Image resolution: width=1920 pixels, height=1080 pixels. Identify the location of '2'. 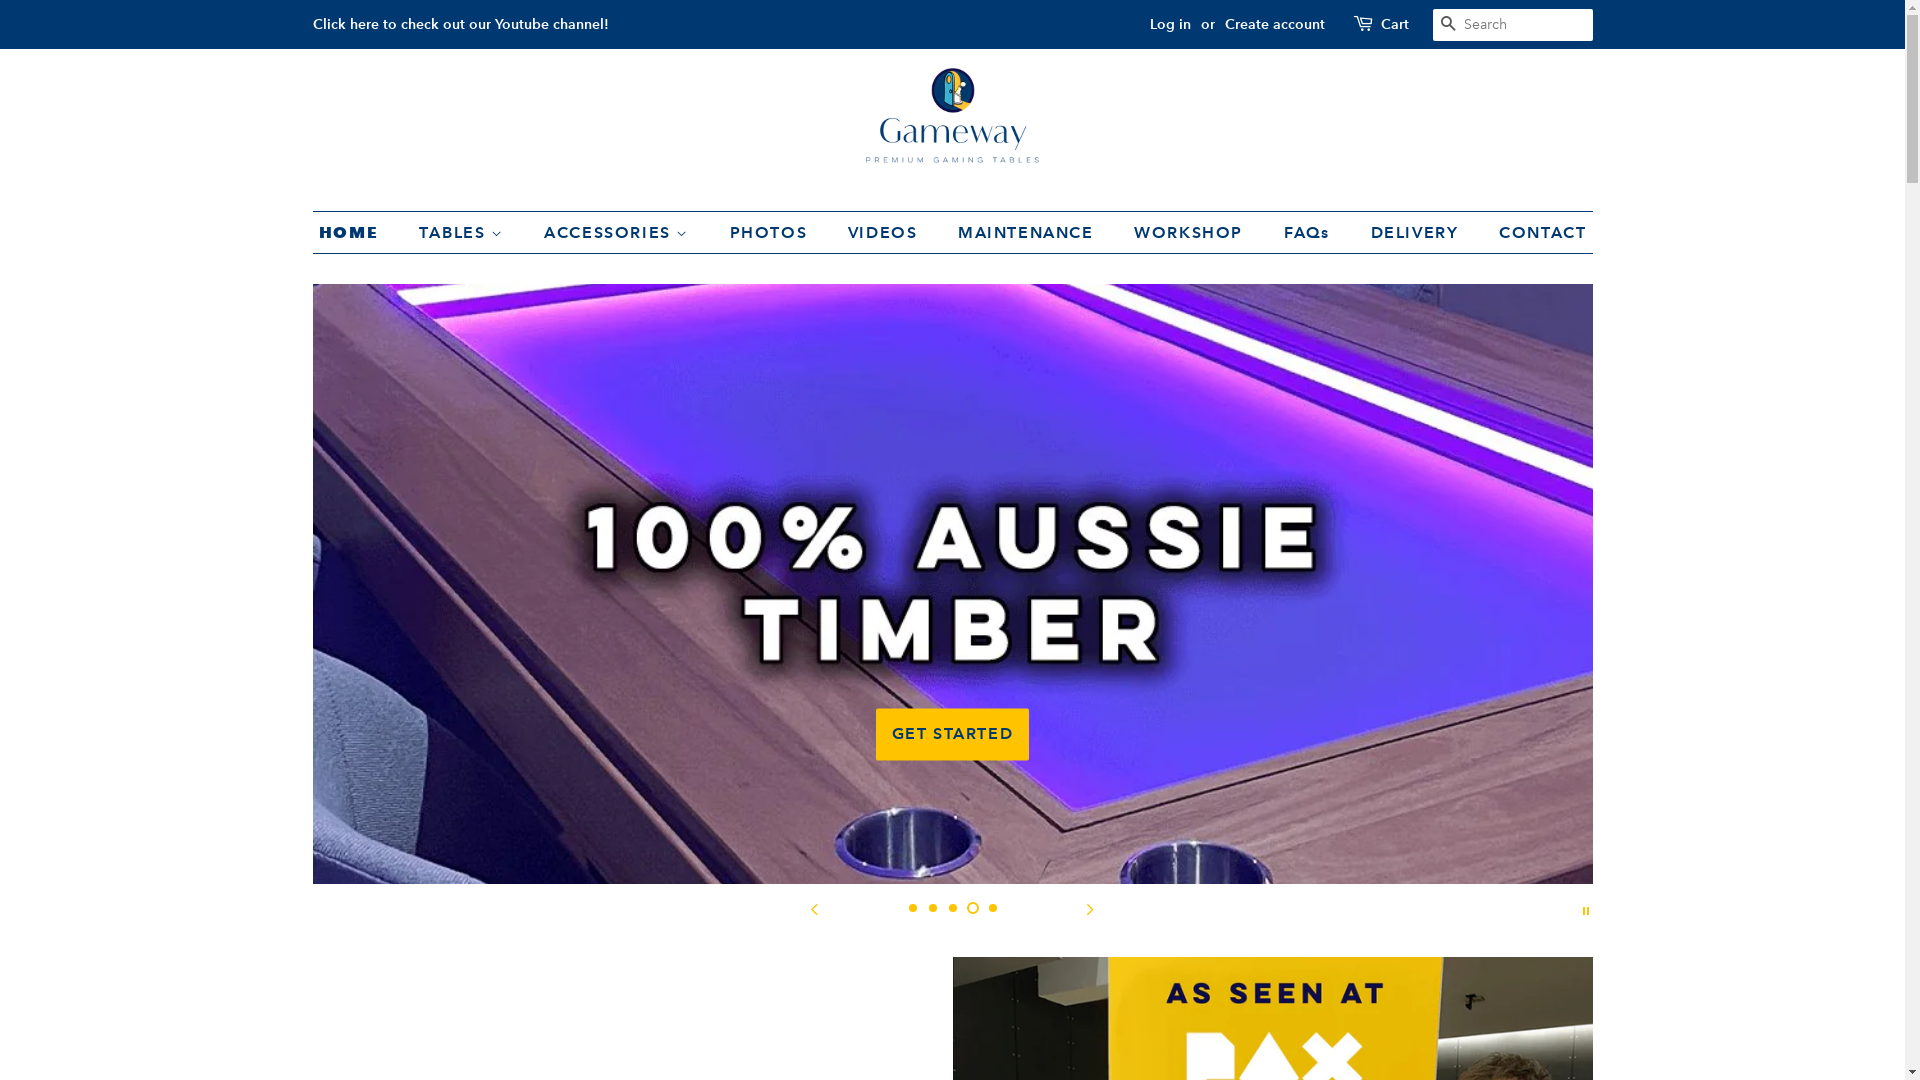
(930, 907).